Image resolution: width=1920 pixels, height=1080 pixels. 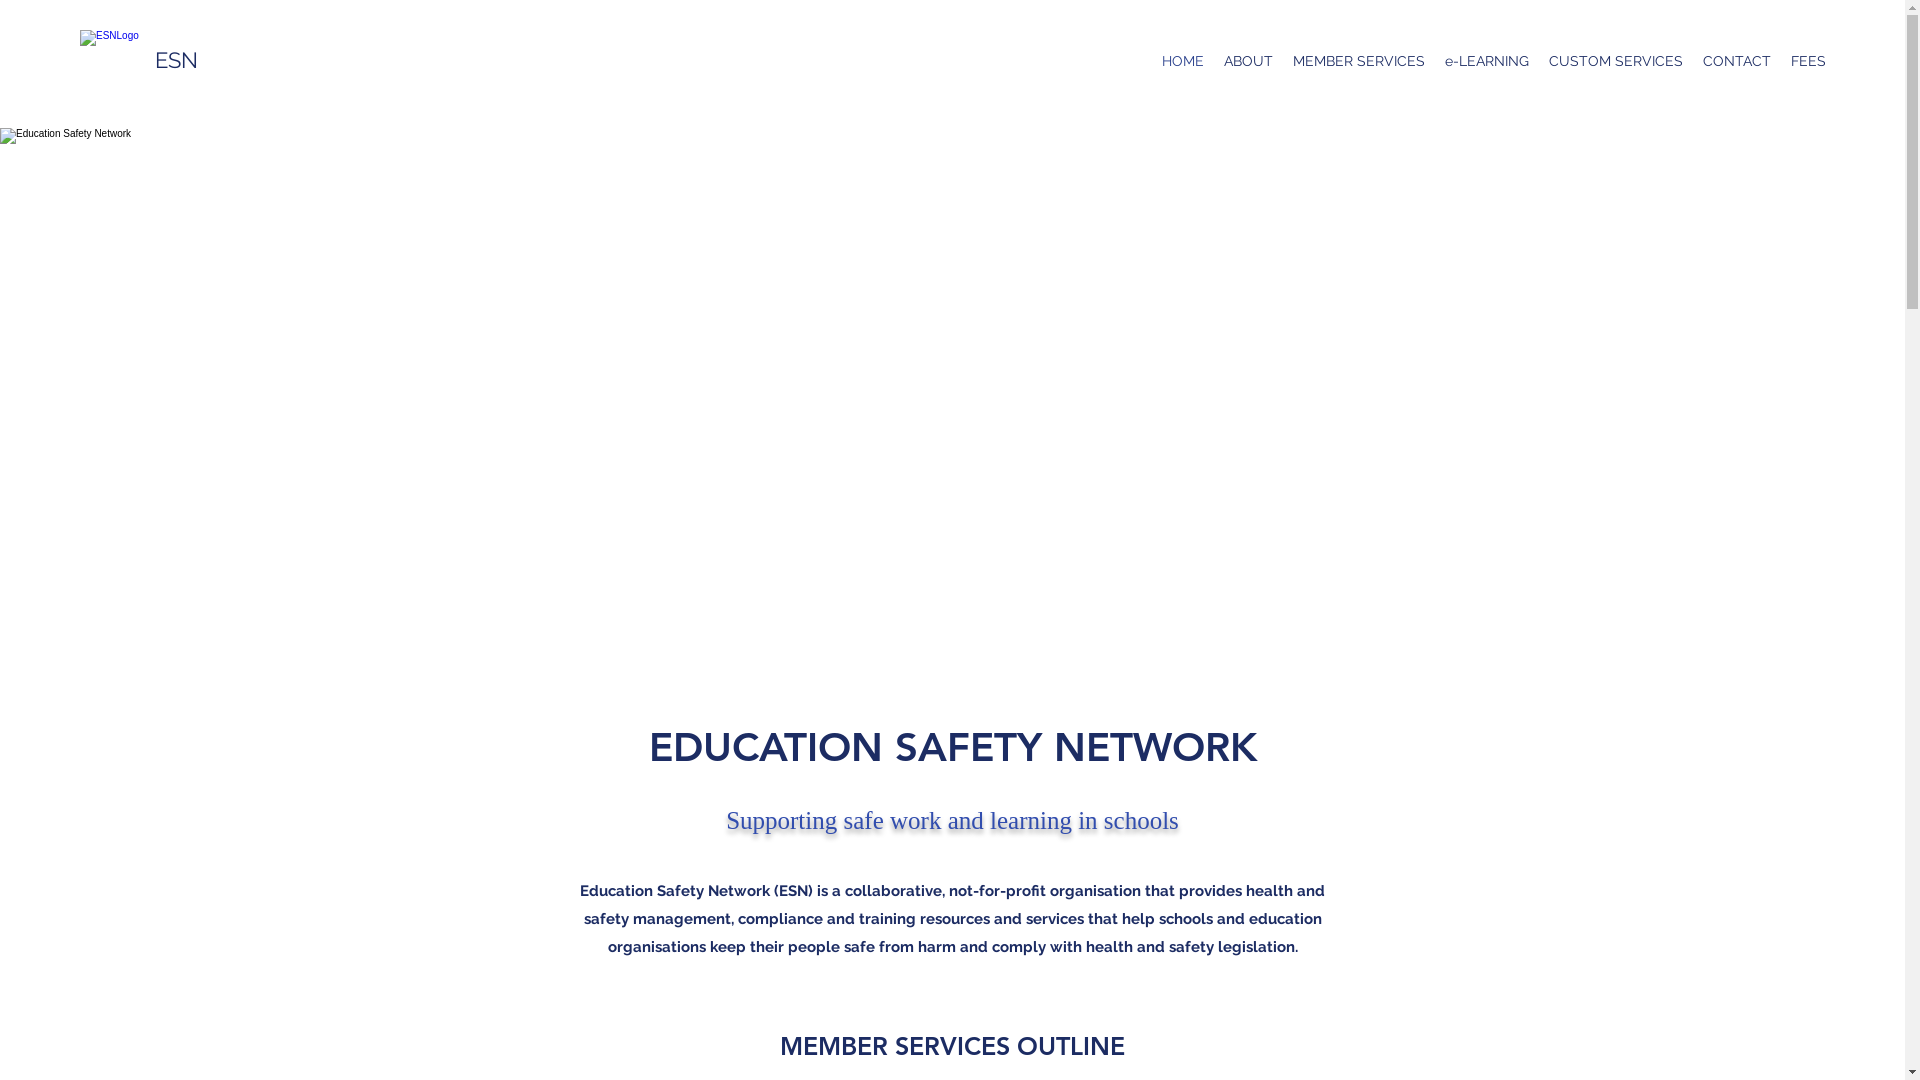 I want to click on 'FEES', so click(x=1808, y=60).